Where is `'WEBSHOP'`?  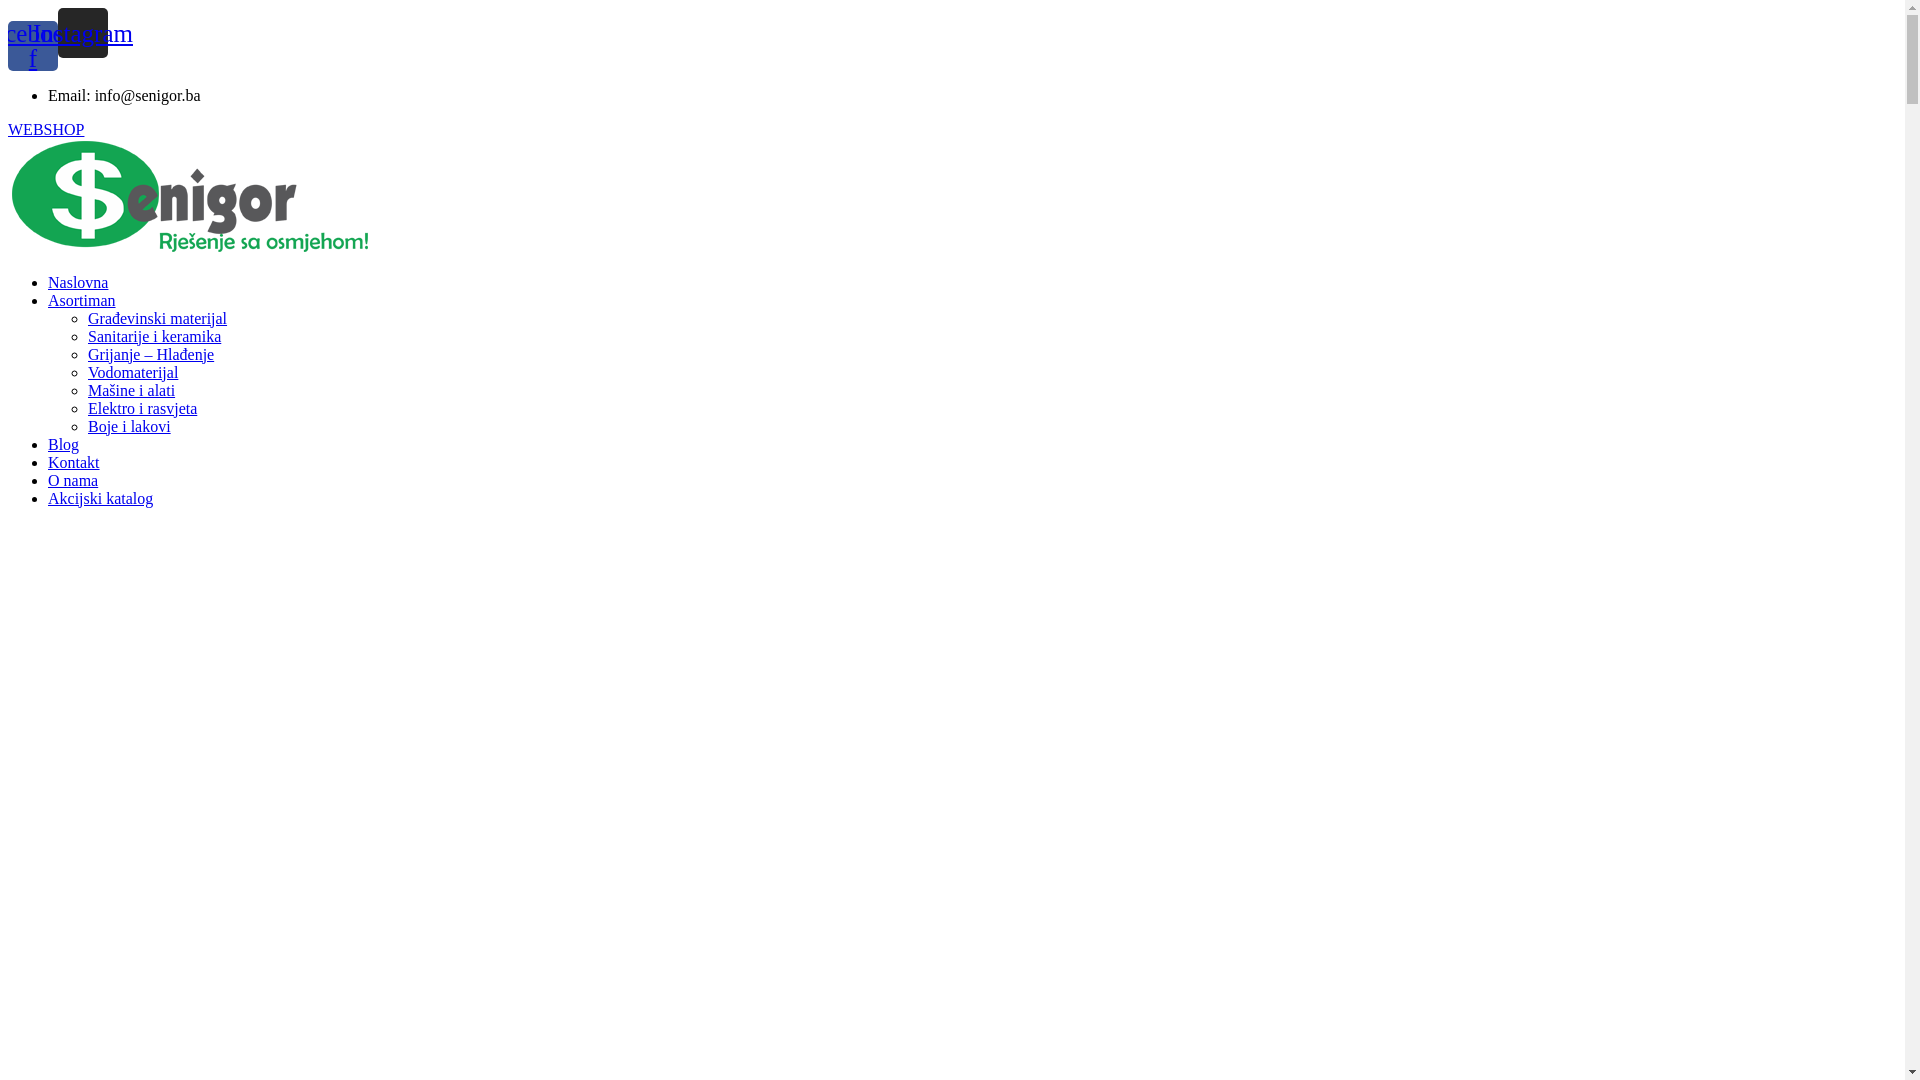
'WEBSHOP' is located at coordinates (8, 128).